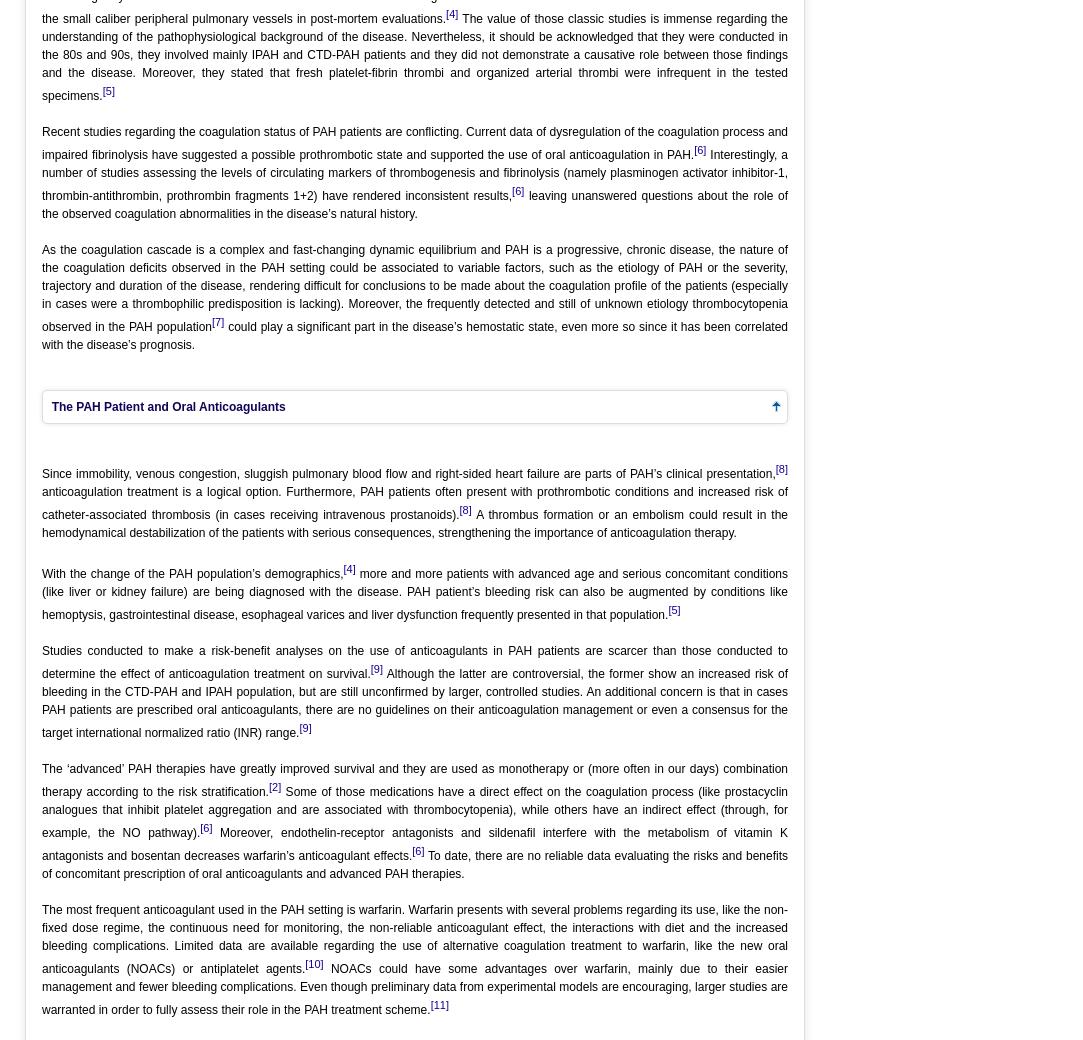  What do you see at coordinates (217, 320) in the screenshot?
I see `'[7]'` at bounding box center [217, 320].